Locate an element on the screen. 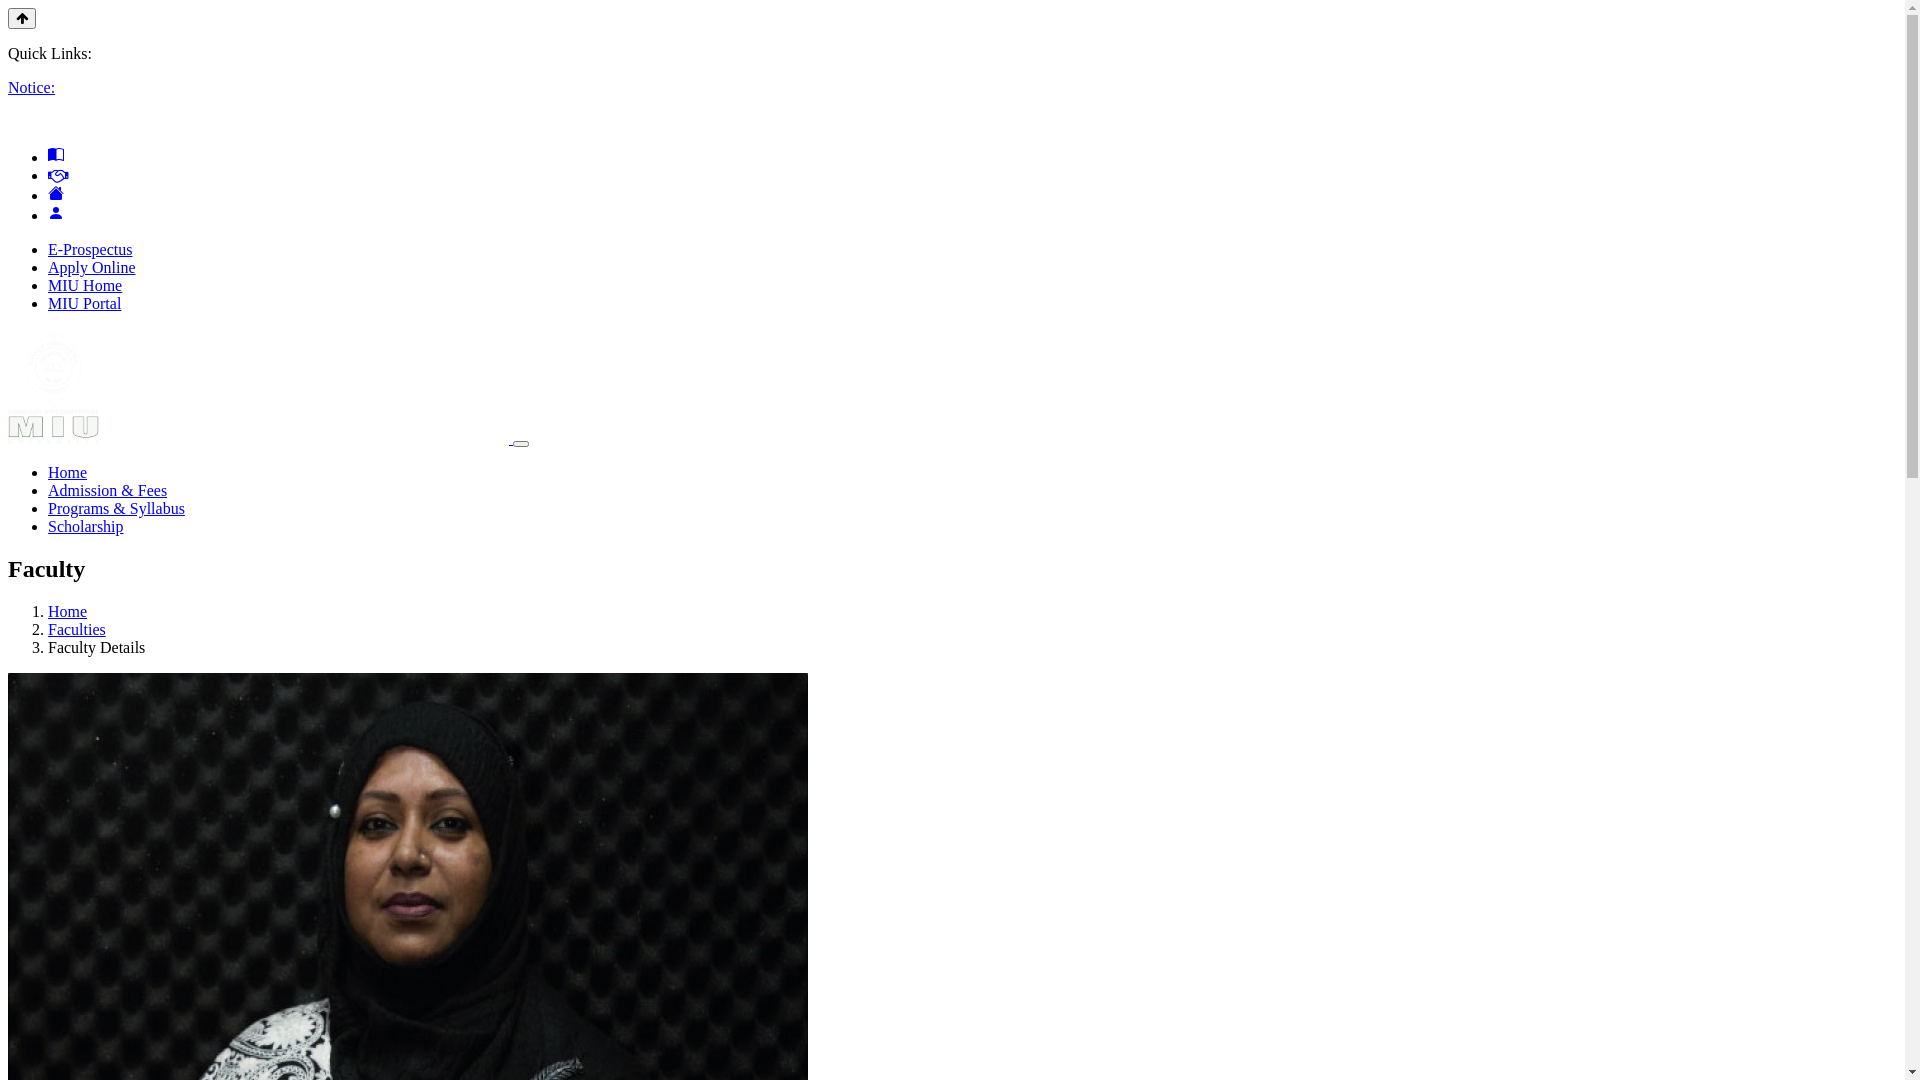  'Admission & Fees' is located at coordinates (106, 490).